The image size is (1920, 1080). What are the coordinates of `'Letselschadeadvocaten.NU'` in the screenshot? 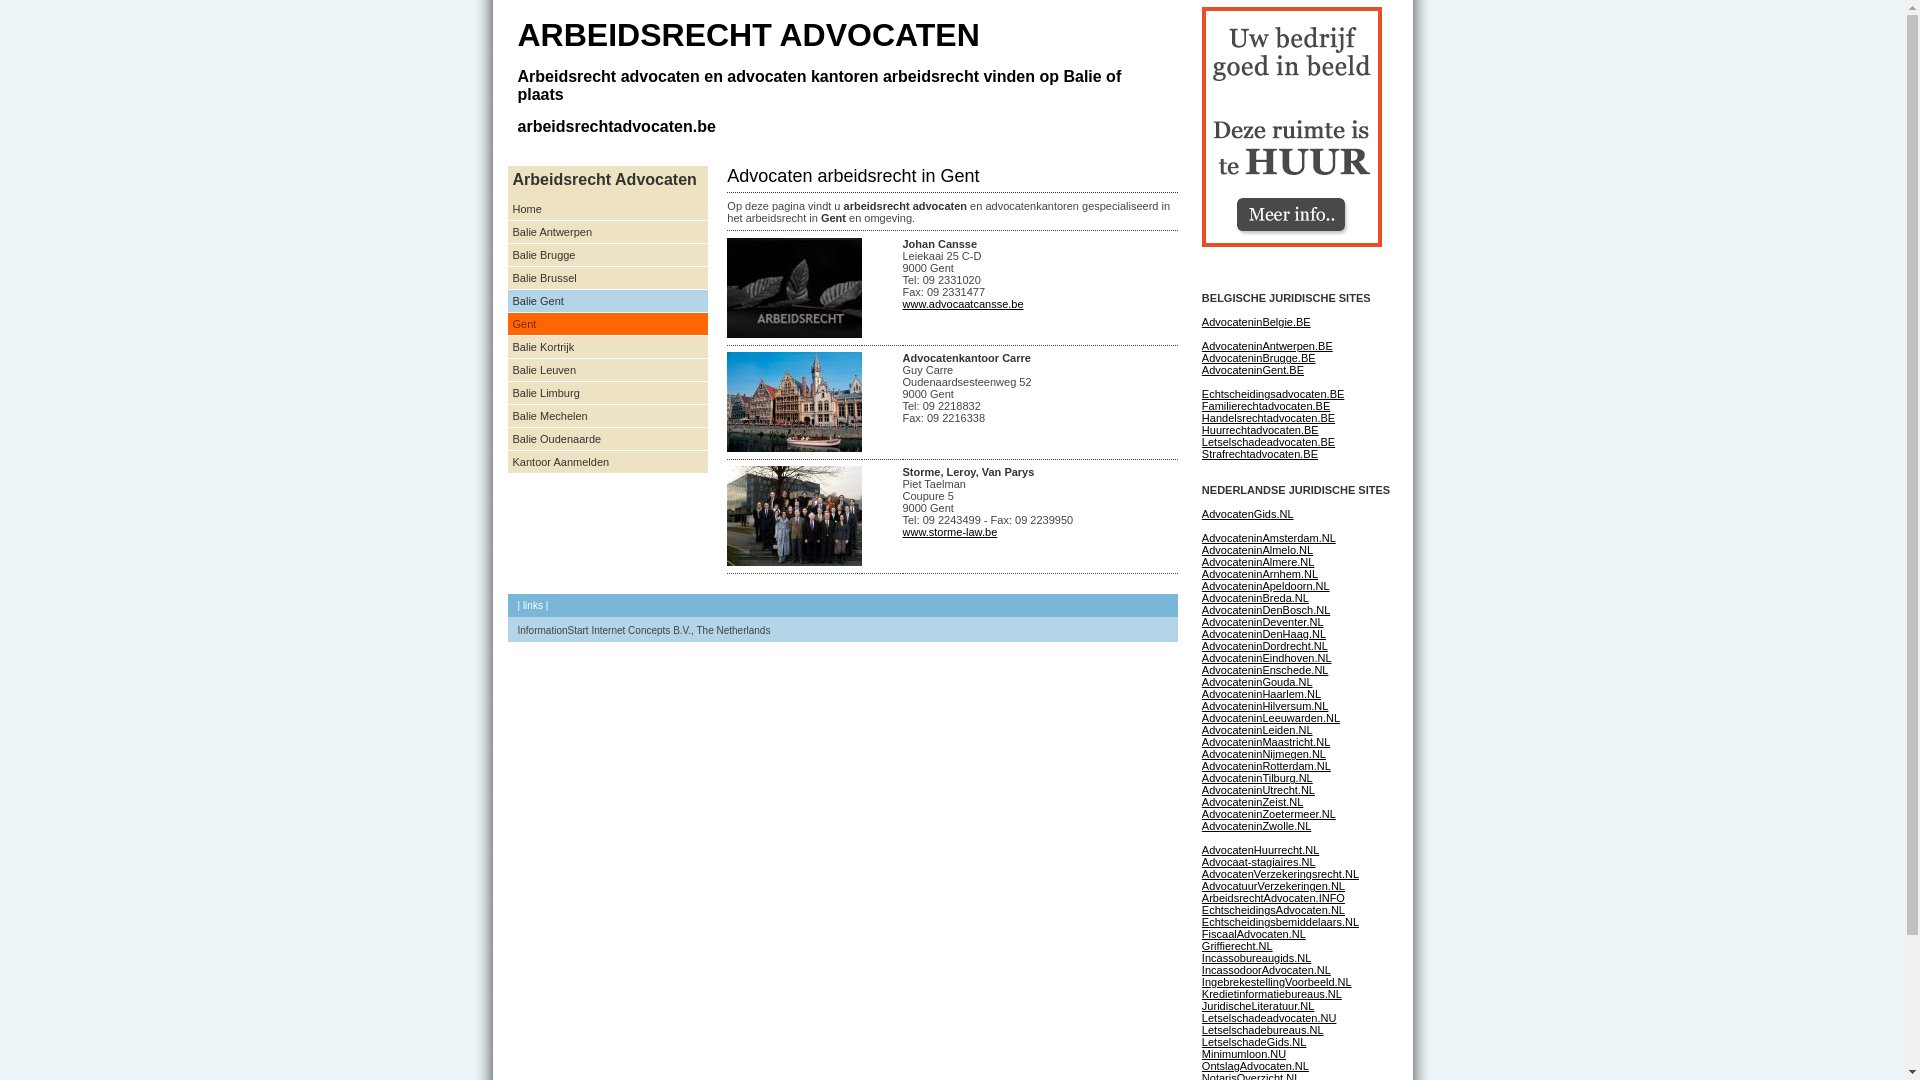 It's located at (1268, 1018).